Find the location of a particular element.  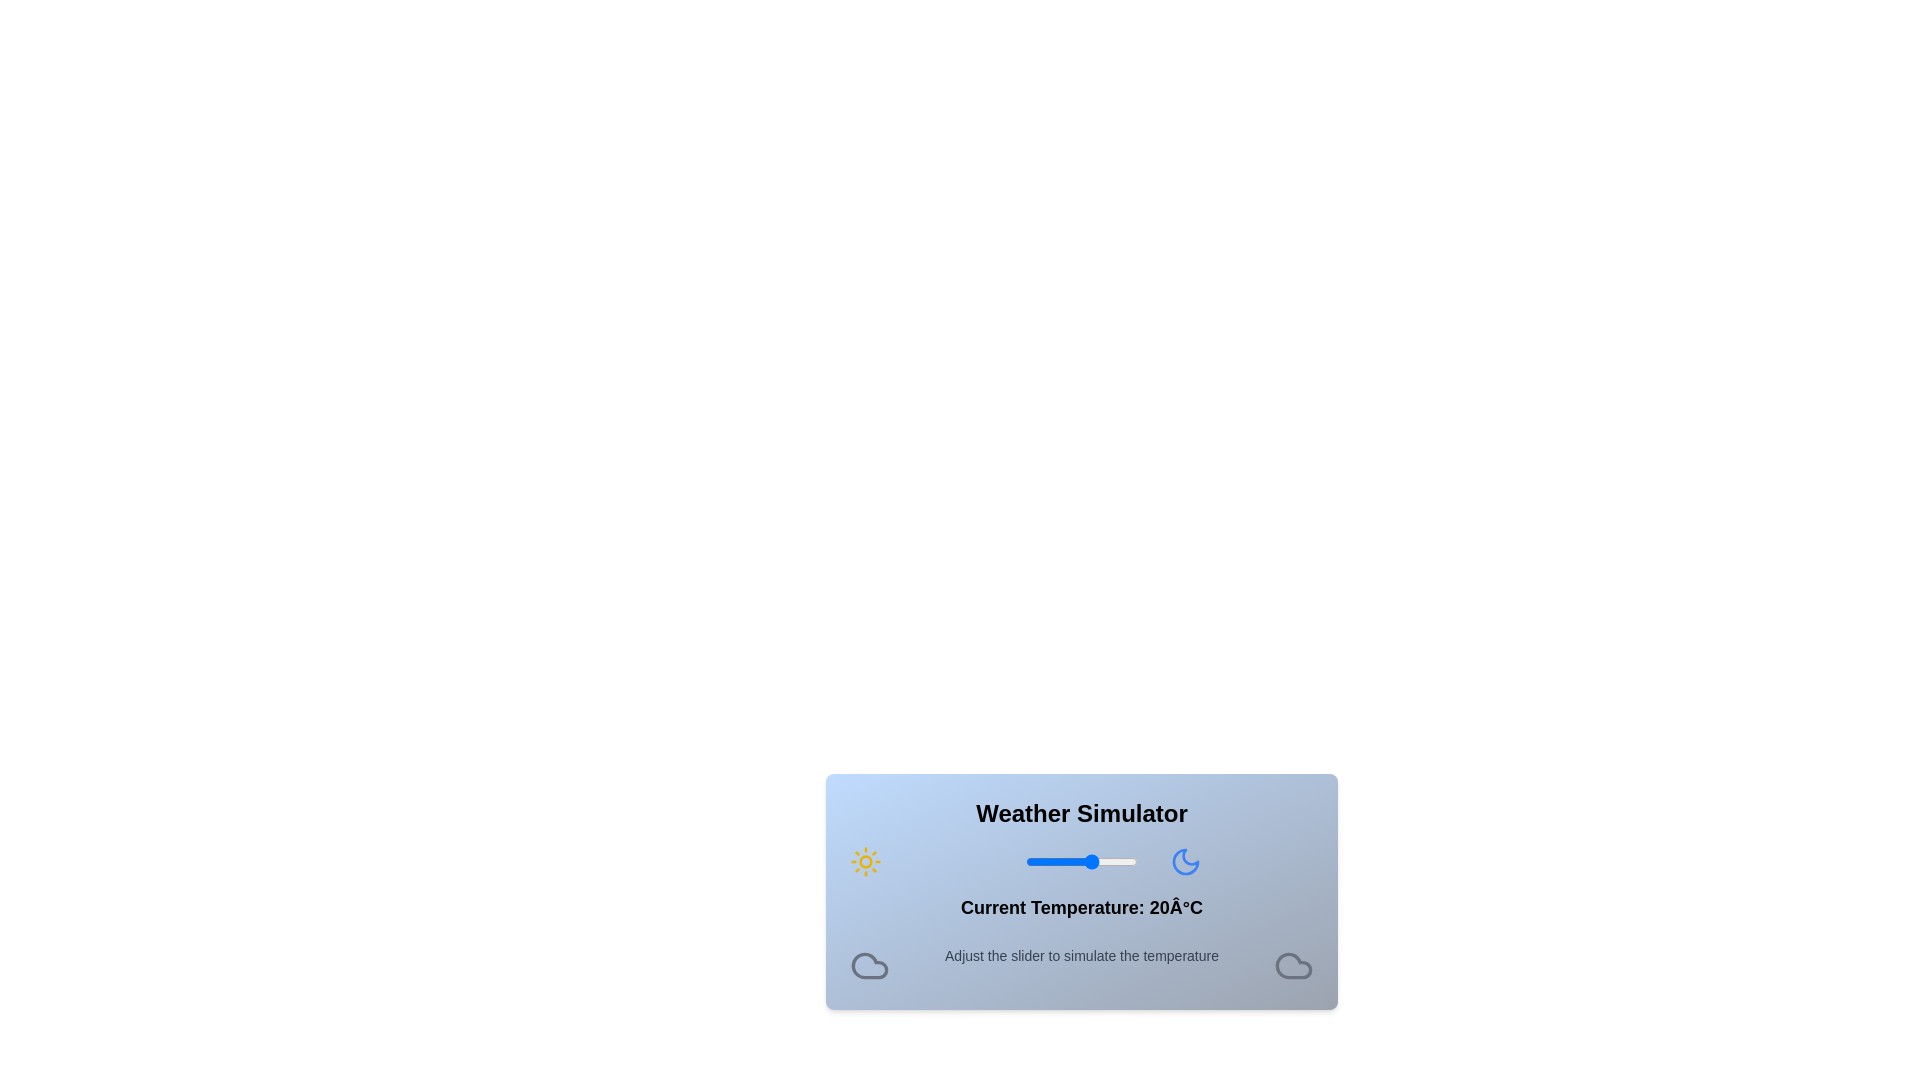

the sun icon to explore its interactions is located at coordinates (865, 860).